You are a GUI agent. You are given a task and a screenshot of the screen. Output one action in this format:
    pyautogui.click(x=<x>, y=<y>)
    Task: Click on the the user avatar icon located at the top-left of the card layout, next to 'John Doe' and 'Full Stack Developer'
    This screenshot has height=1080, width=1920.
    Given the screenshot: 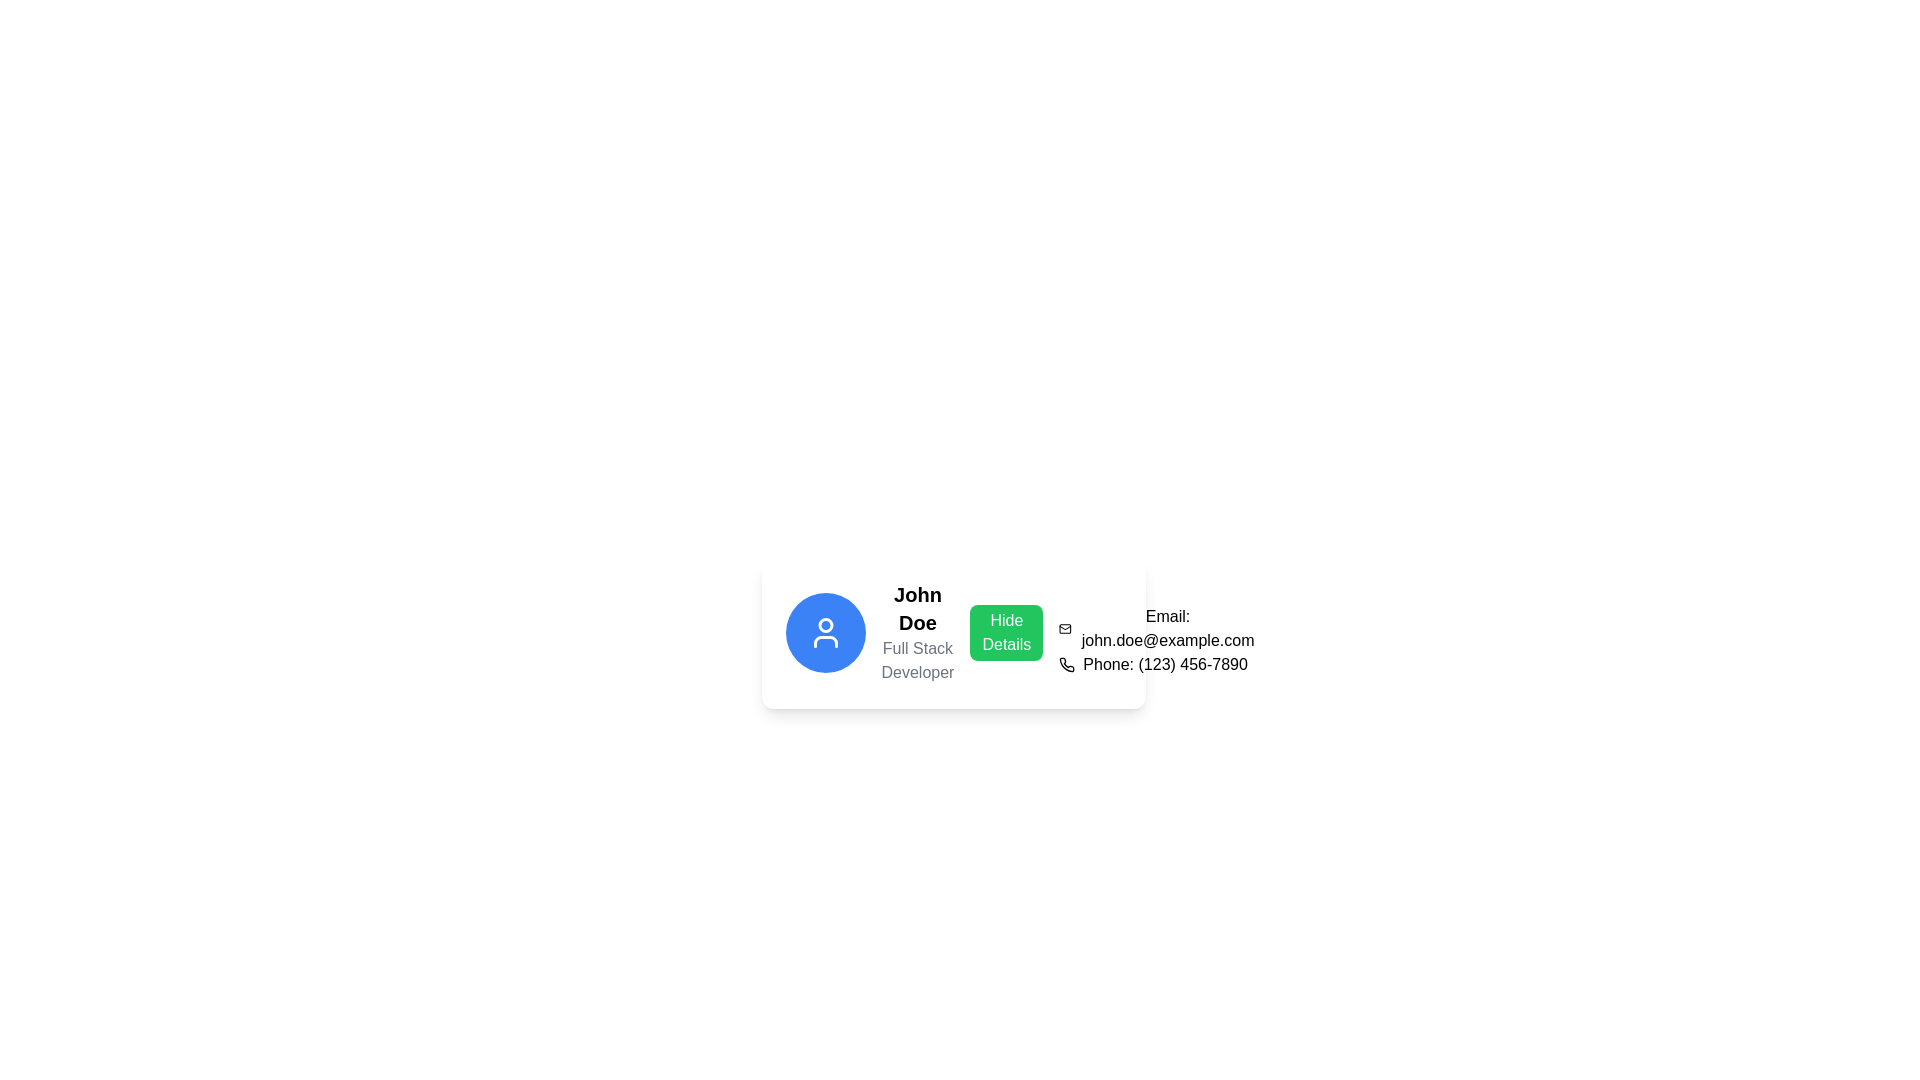 What is the action you would take?
    pyautogui.click(x=825, y=632)
    